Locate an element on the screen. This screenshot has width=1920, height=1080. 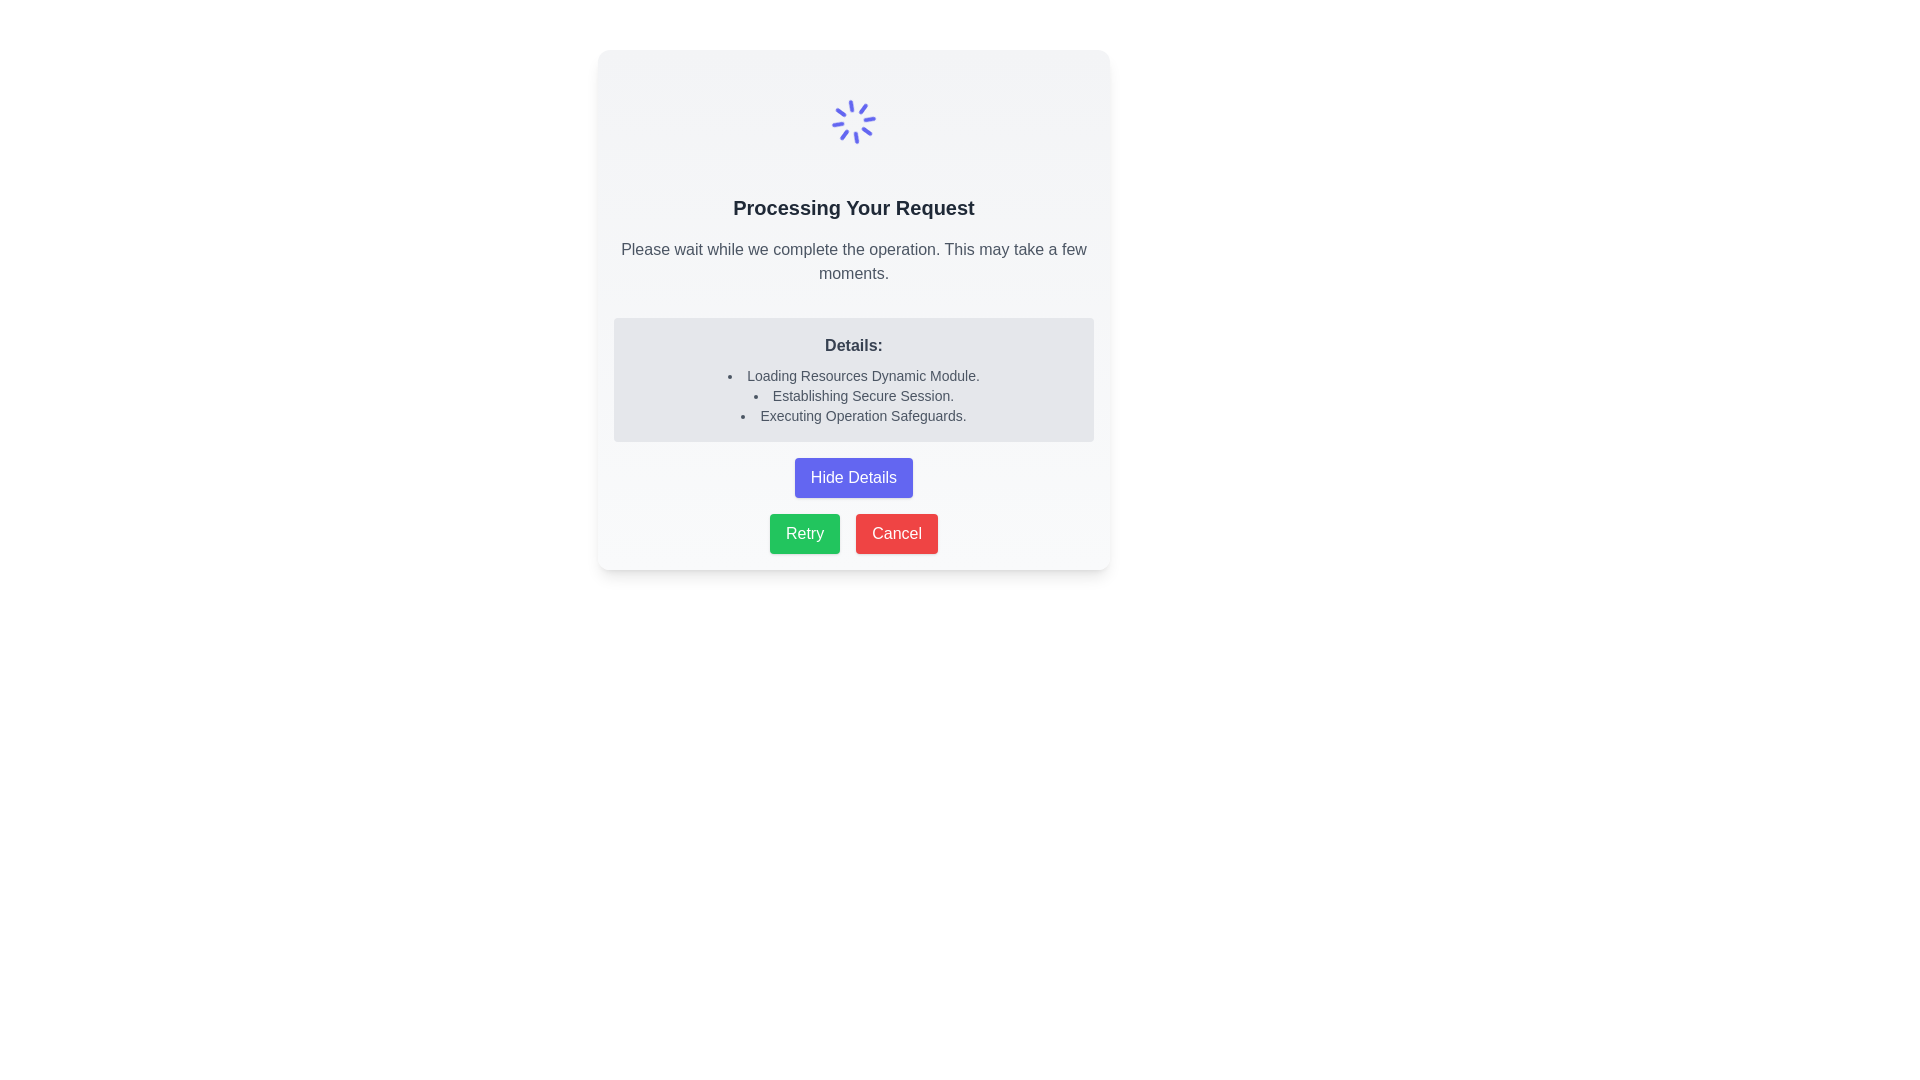
the cancel button, which is the second button from the left in a row of two buttons at the bottom of the modal dialog is located at coordinates (896, 532).